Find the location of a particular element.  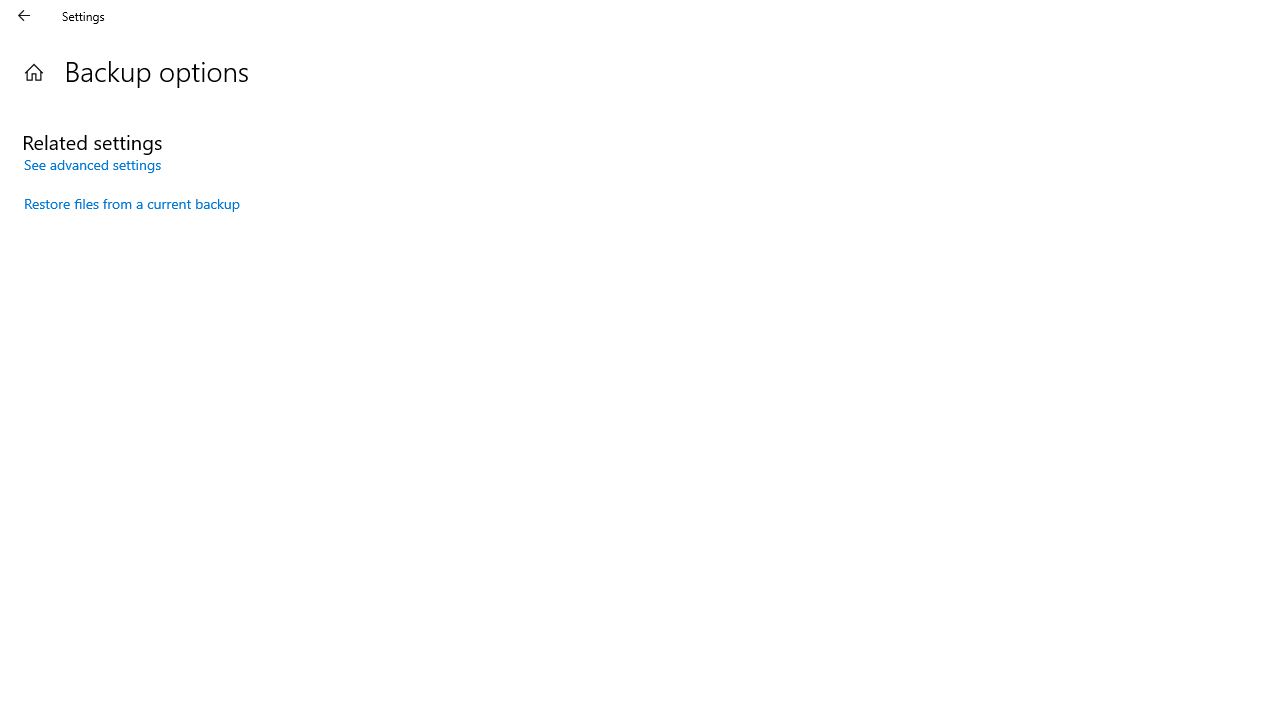

'Back' is located at coordinates (24, 15).